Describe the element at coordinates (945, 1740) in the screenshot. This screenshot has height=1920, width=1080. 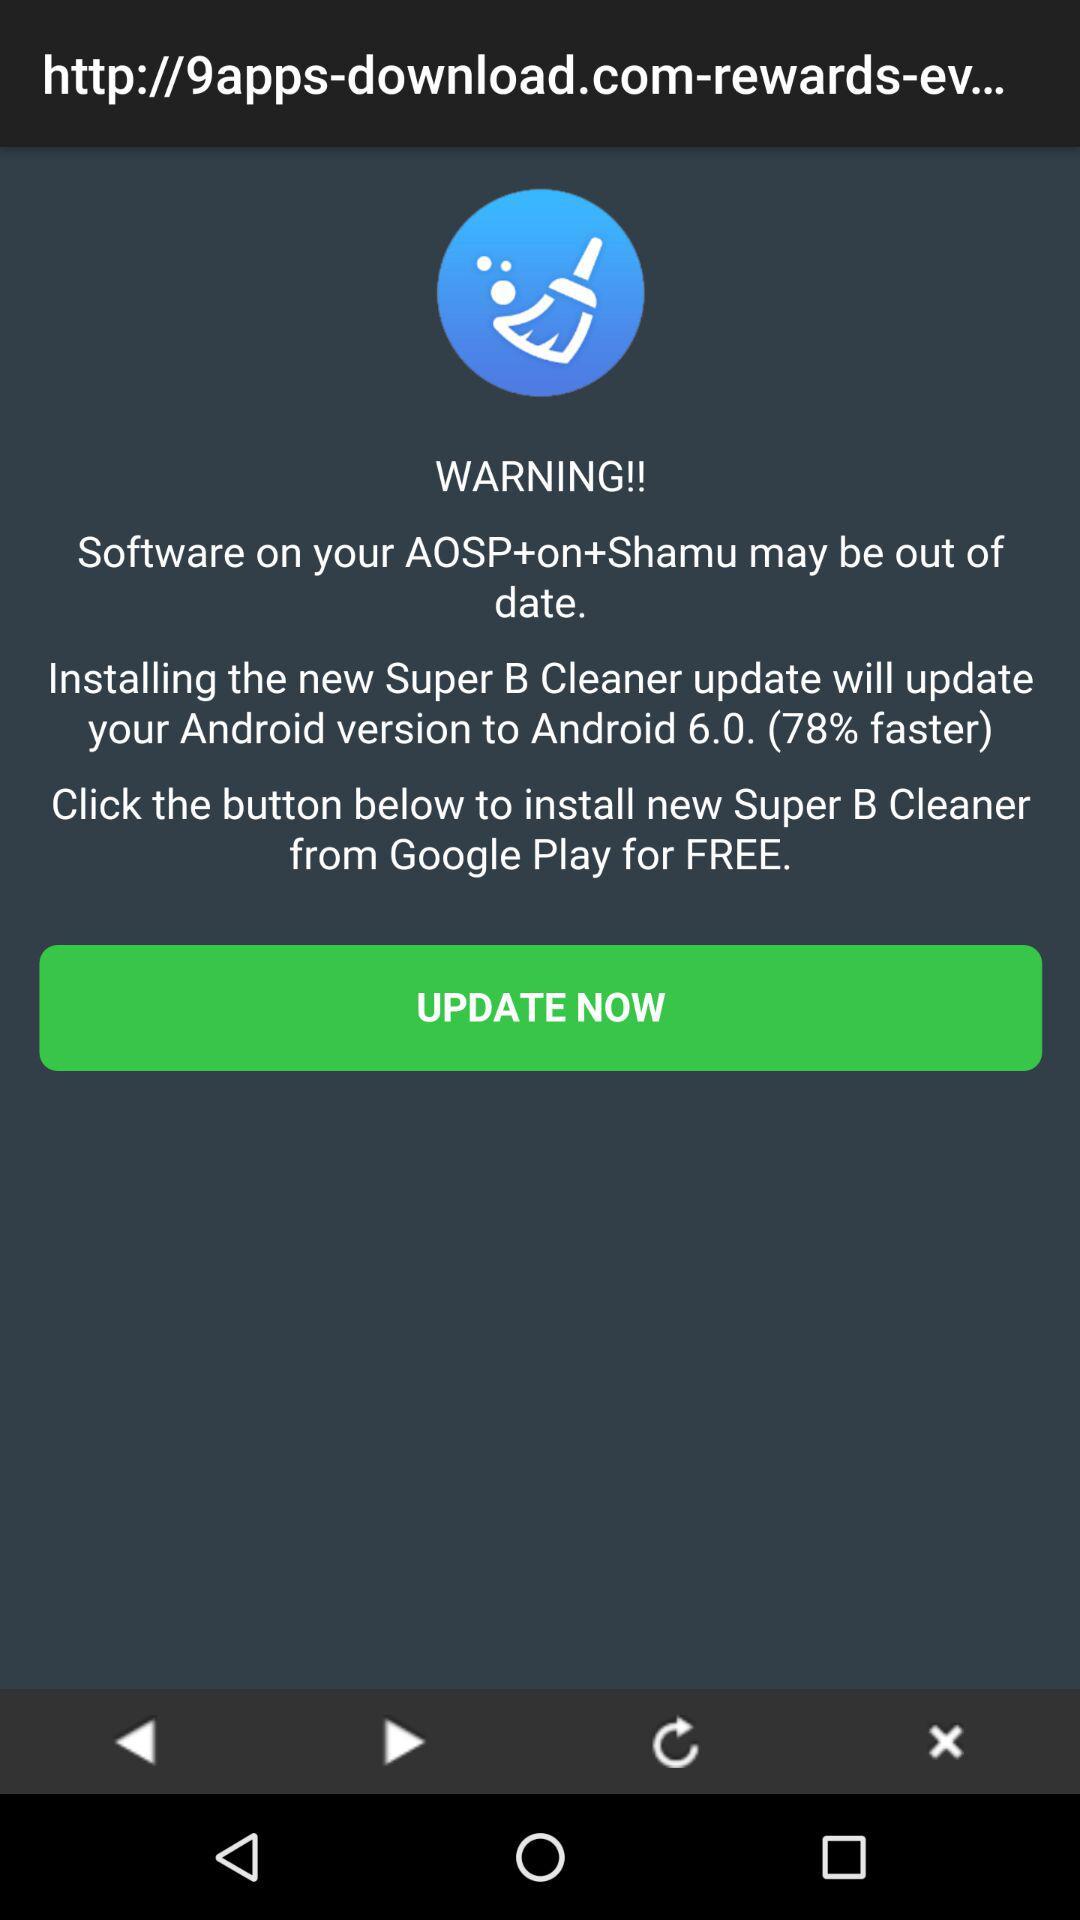
I see `the app` at that location.